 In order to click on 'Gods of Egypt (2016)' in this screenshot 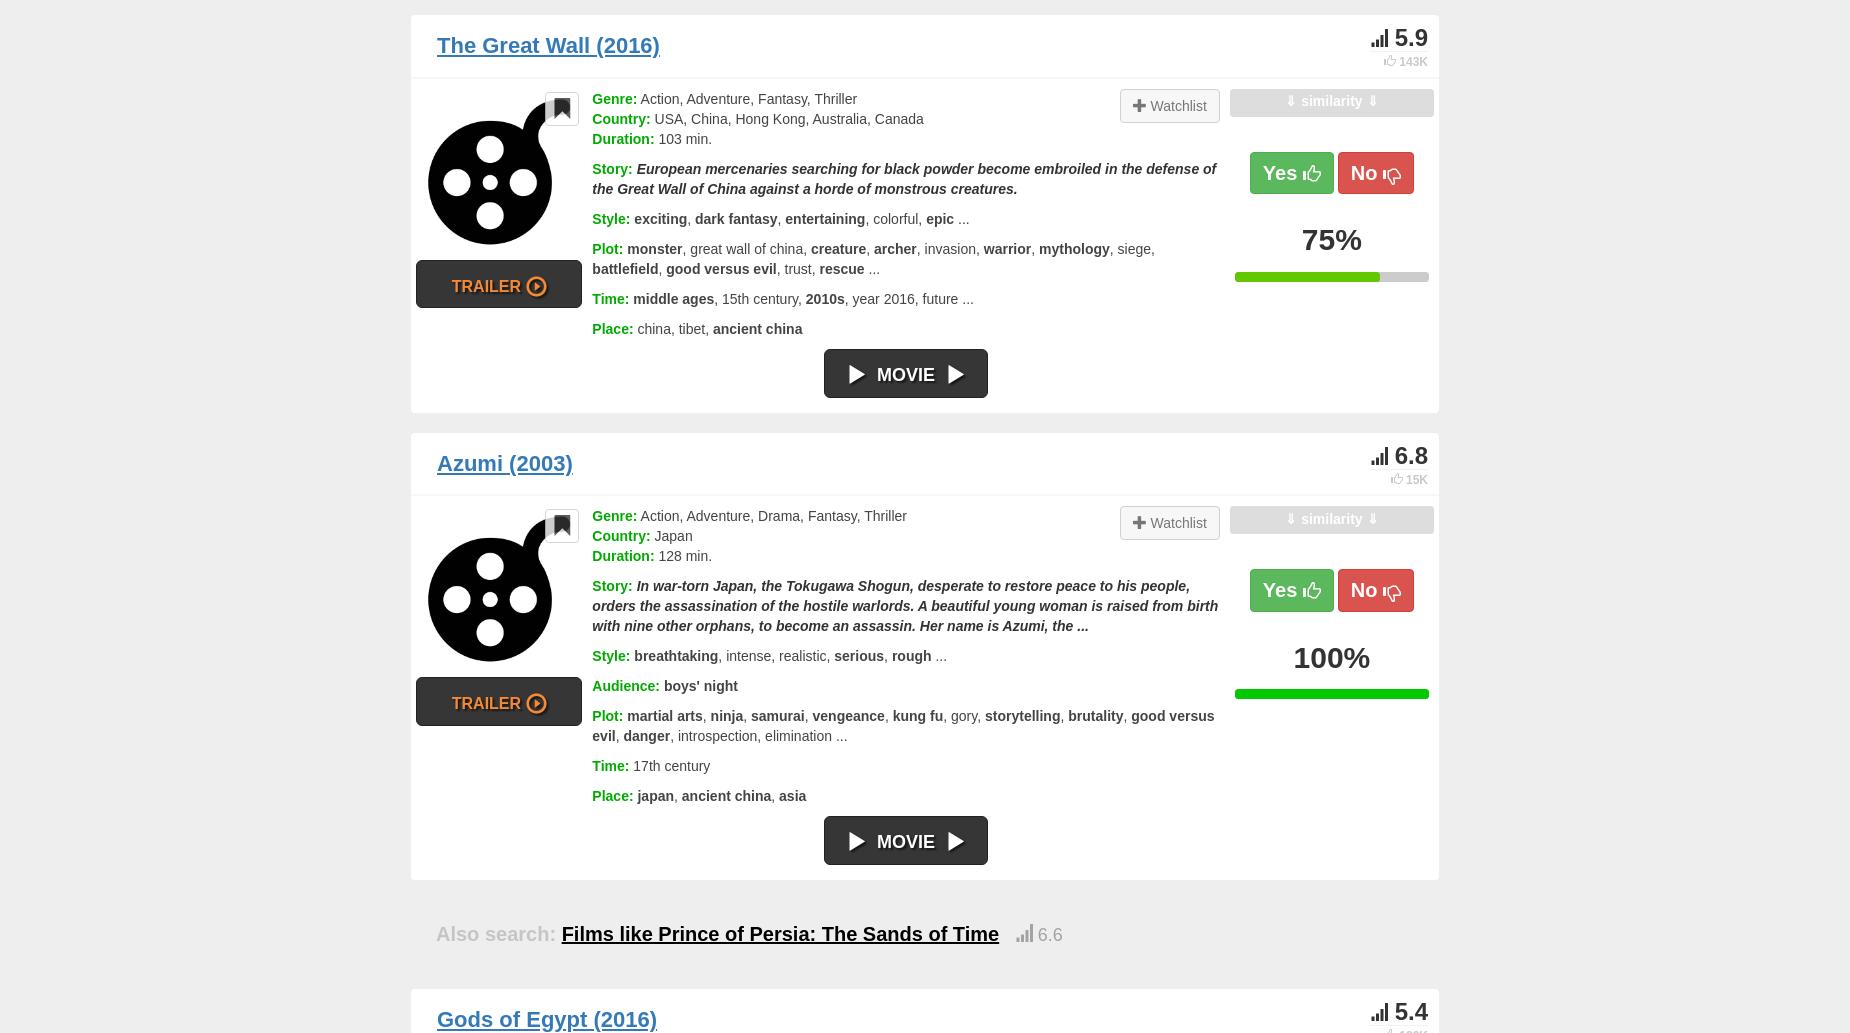, I will do `click(547, 1017)`.